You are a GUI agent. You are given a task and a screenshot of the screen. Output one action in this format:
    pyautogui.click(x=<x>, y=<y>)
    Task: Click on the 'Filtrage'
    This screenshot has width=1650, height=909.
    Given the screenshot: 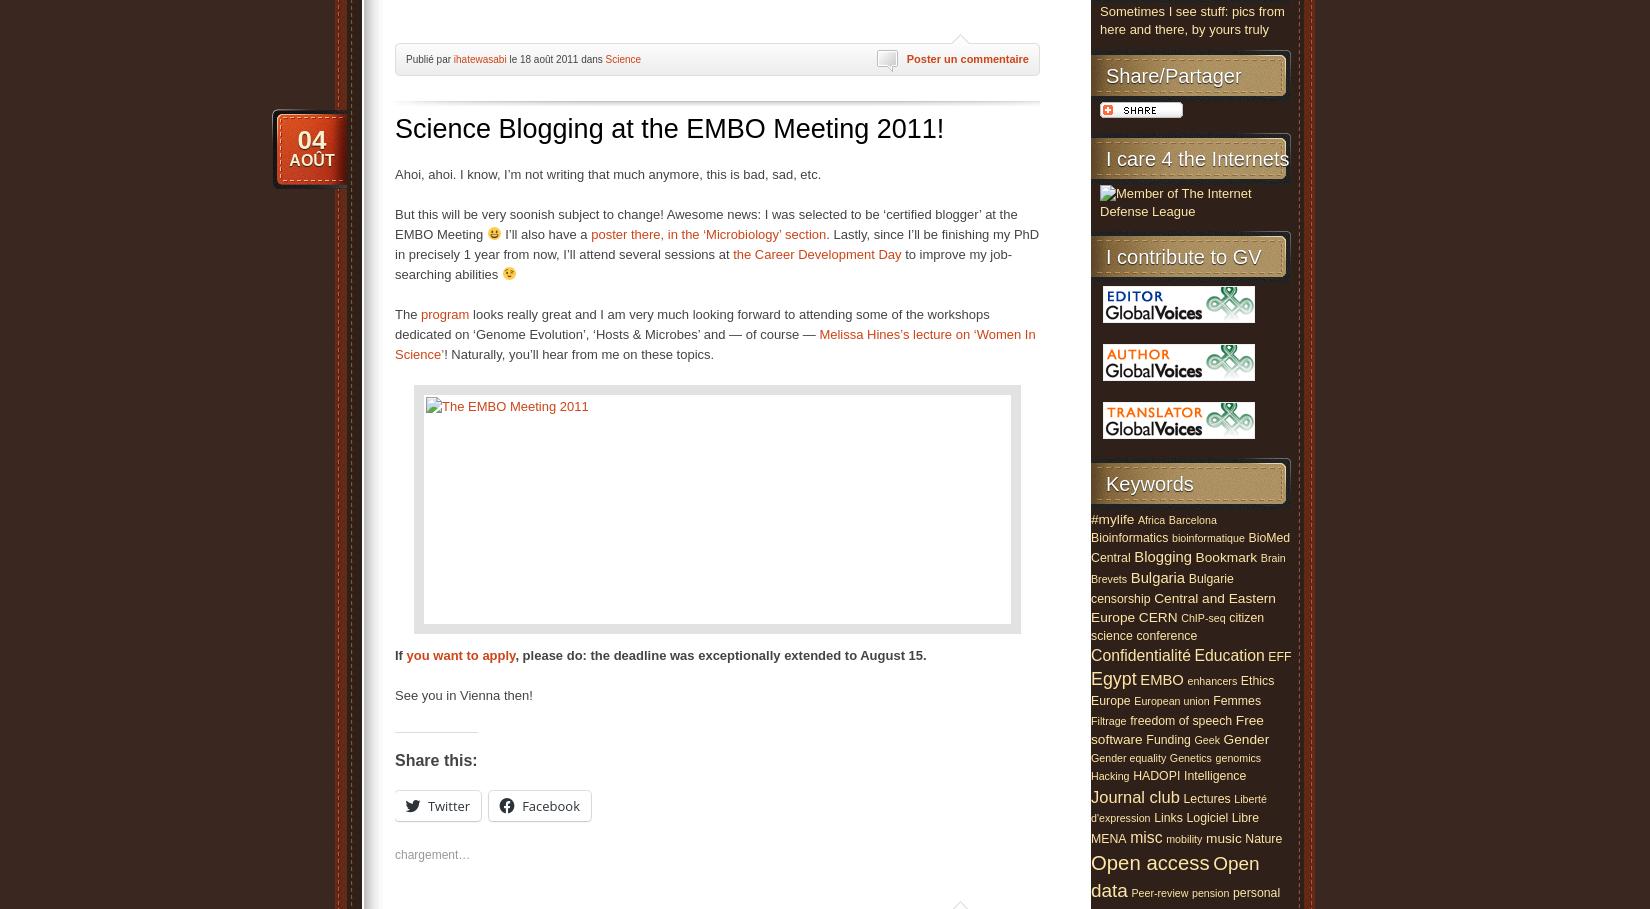 What is the action you would take?
    pyautogui.click(x=1108, y=719)
    